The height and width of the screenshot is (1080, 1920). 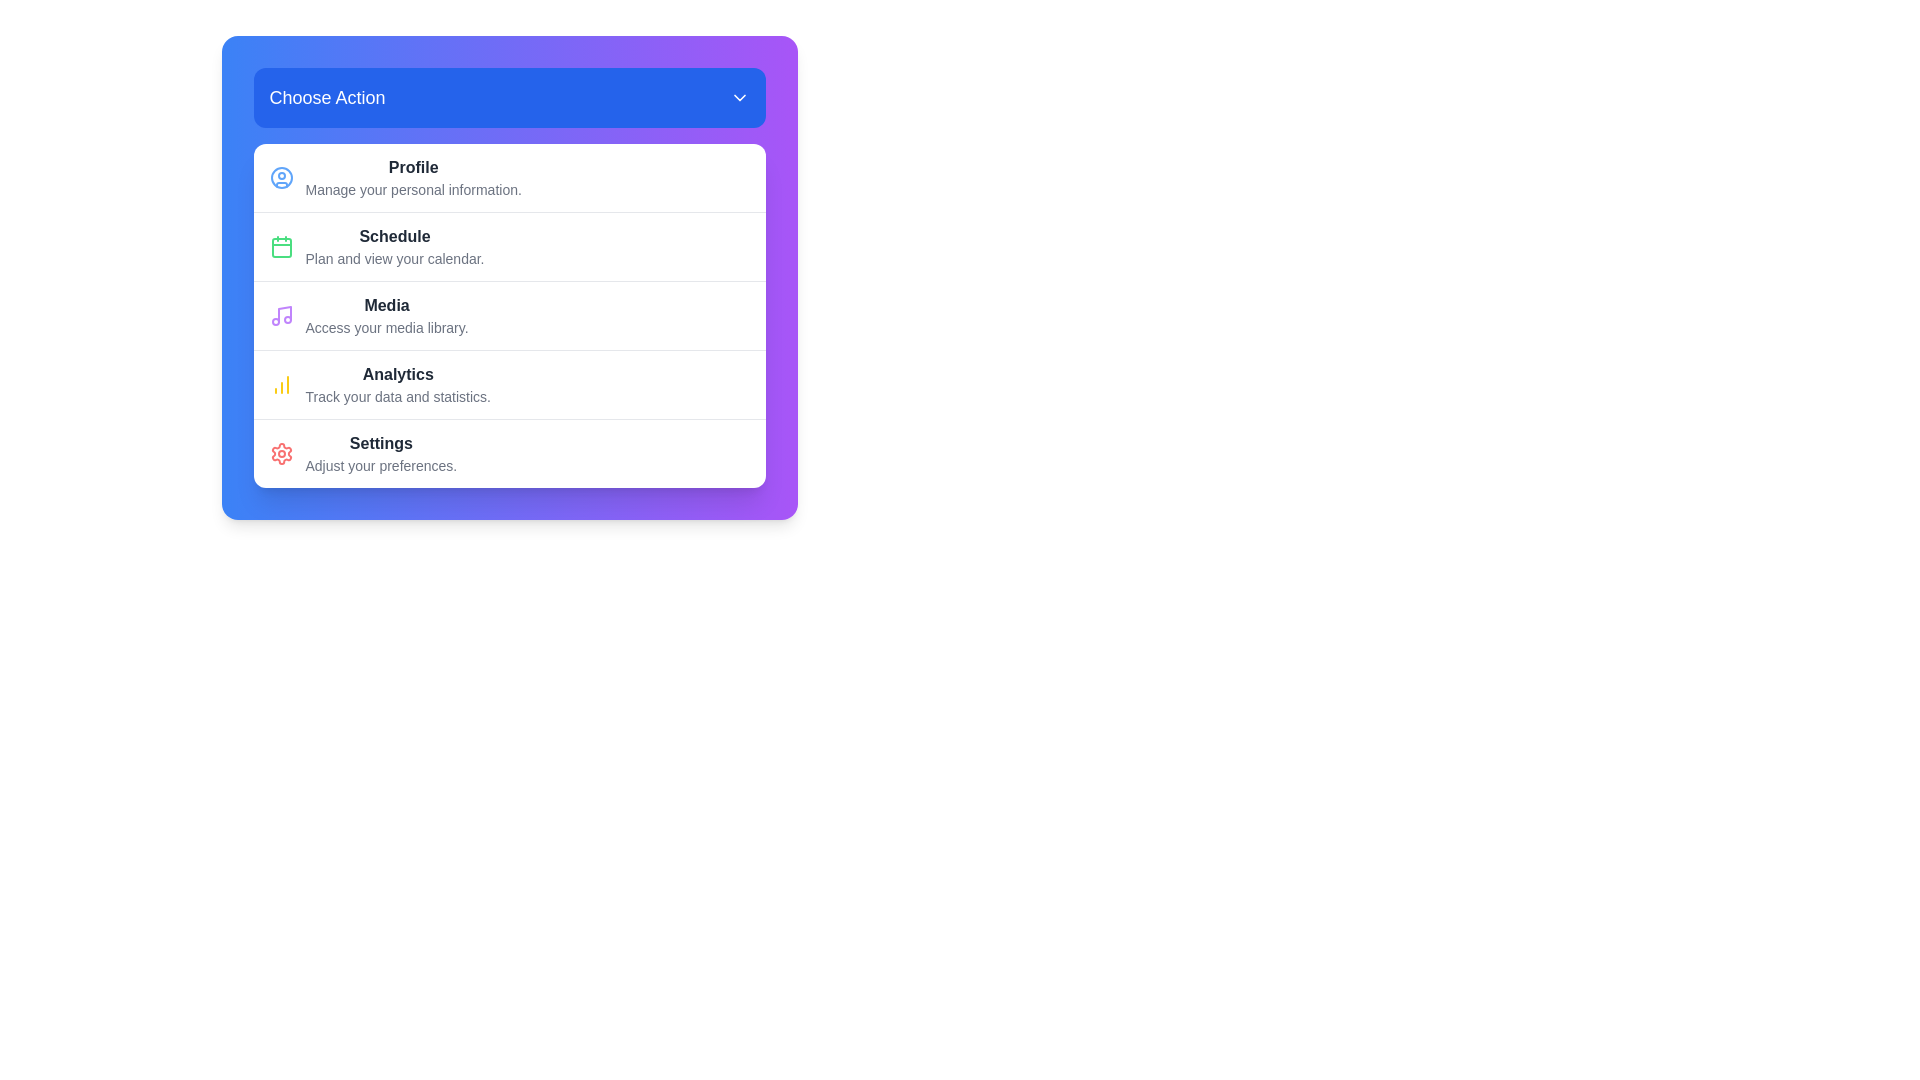 I want to click on the informative text that reads 'Access your media library.' which is styled in a smaller light gray font and located under the bold-text label 'Media.', so click(x=387, y=326).